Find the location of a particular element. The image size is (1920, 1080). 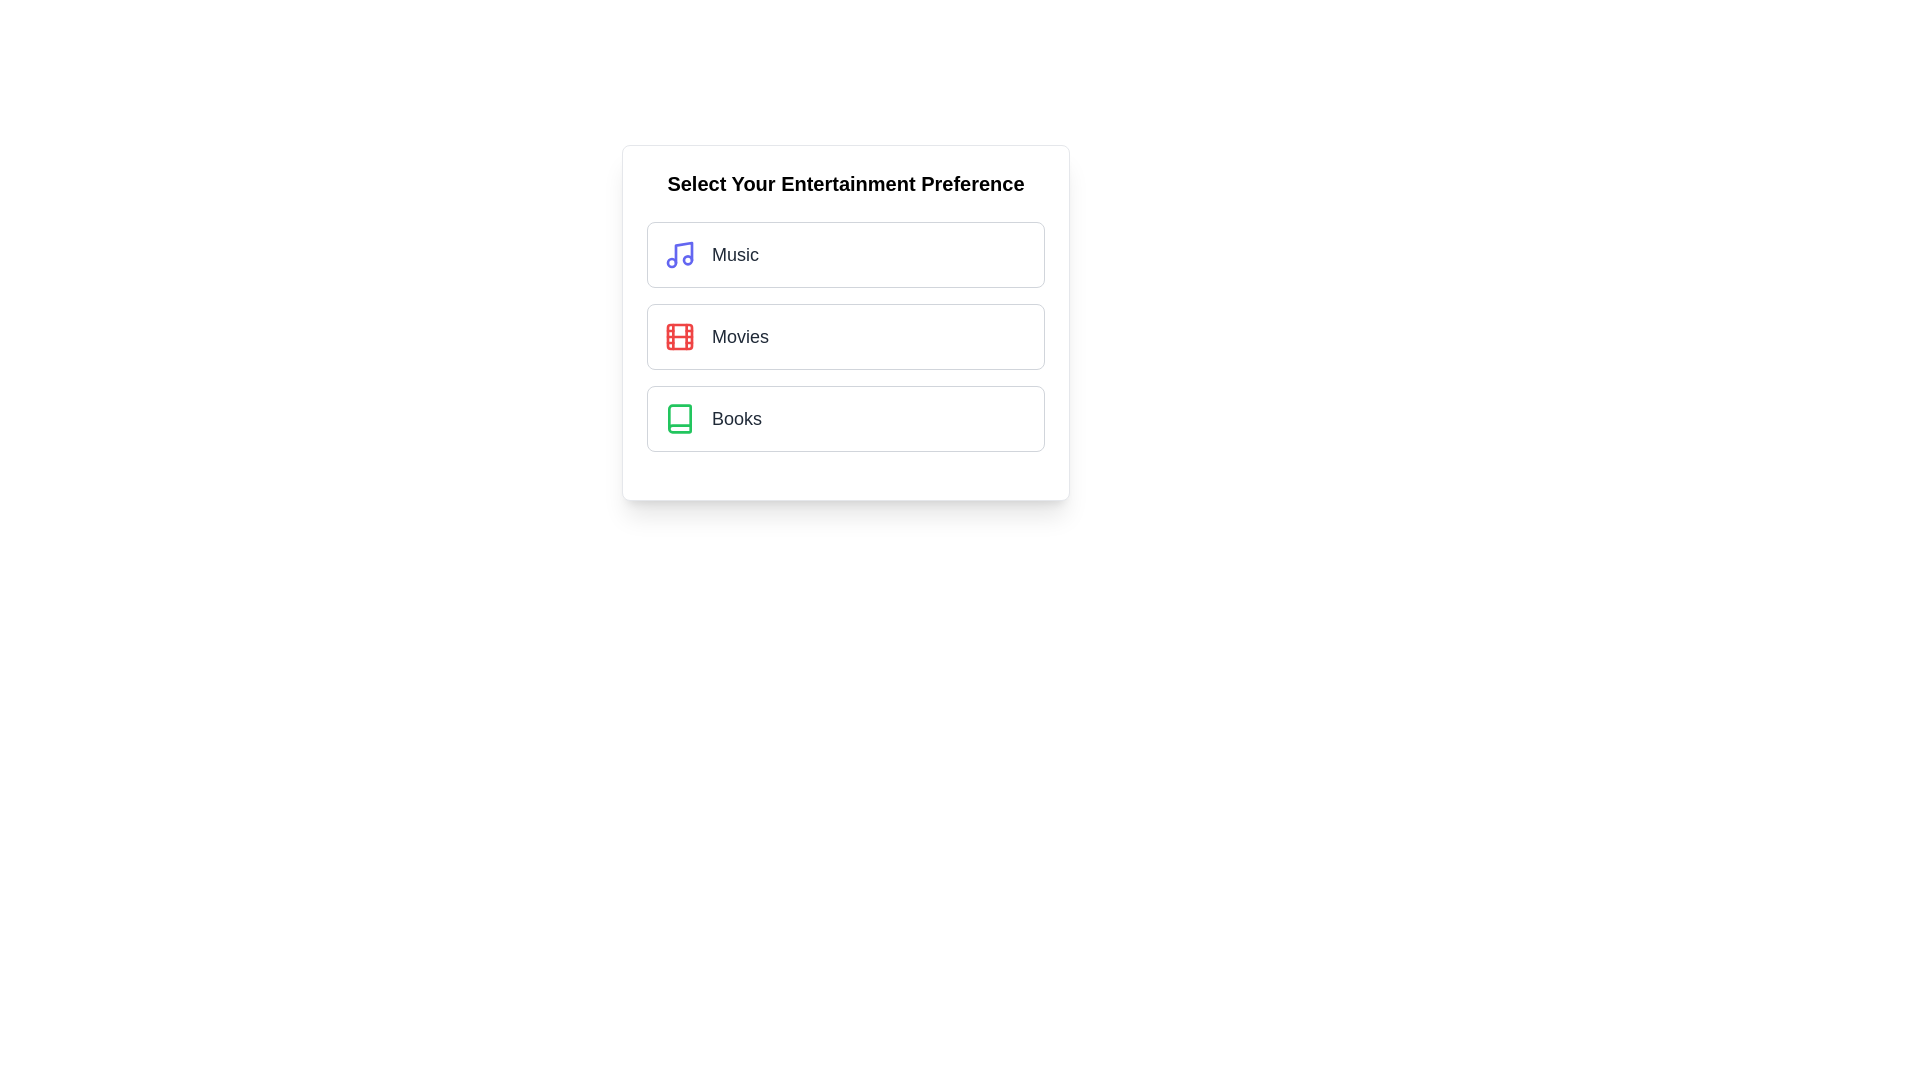

the red outlined film reel icon that is the second item in the 'Select Your Entertainment Preference' list, located to the left of the 'Movies' text is located at coordinates (680, 335).